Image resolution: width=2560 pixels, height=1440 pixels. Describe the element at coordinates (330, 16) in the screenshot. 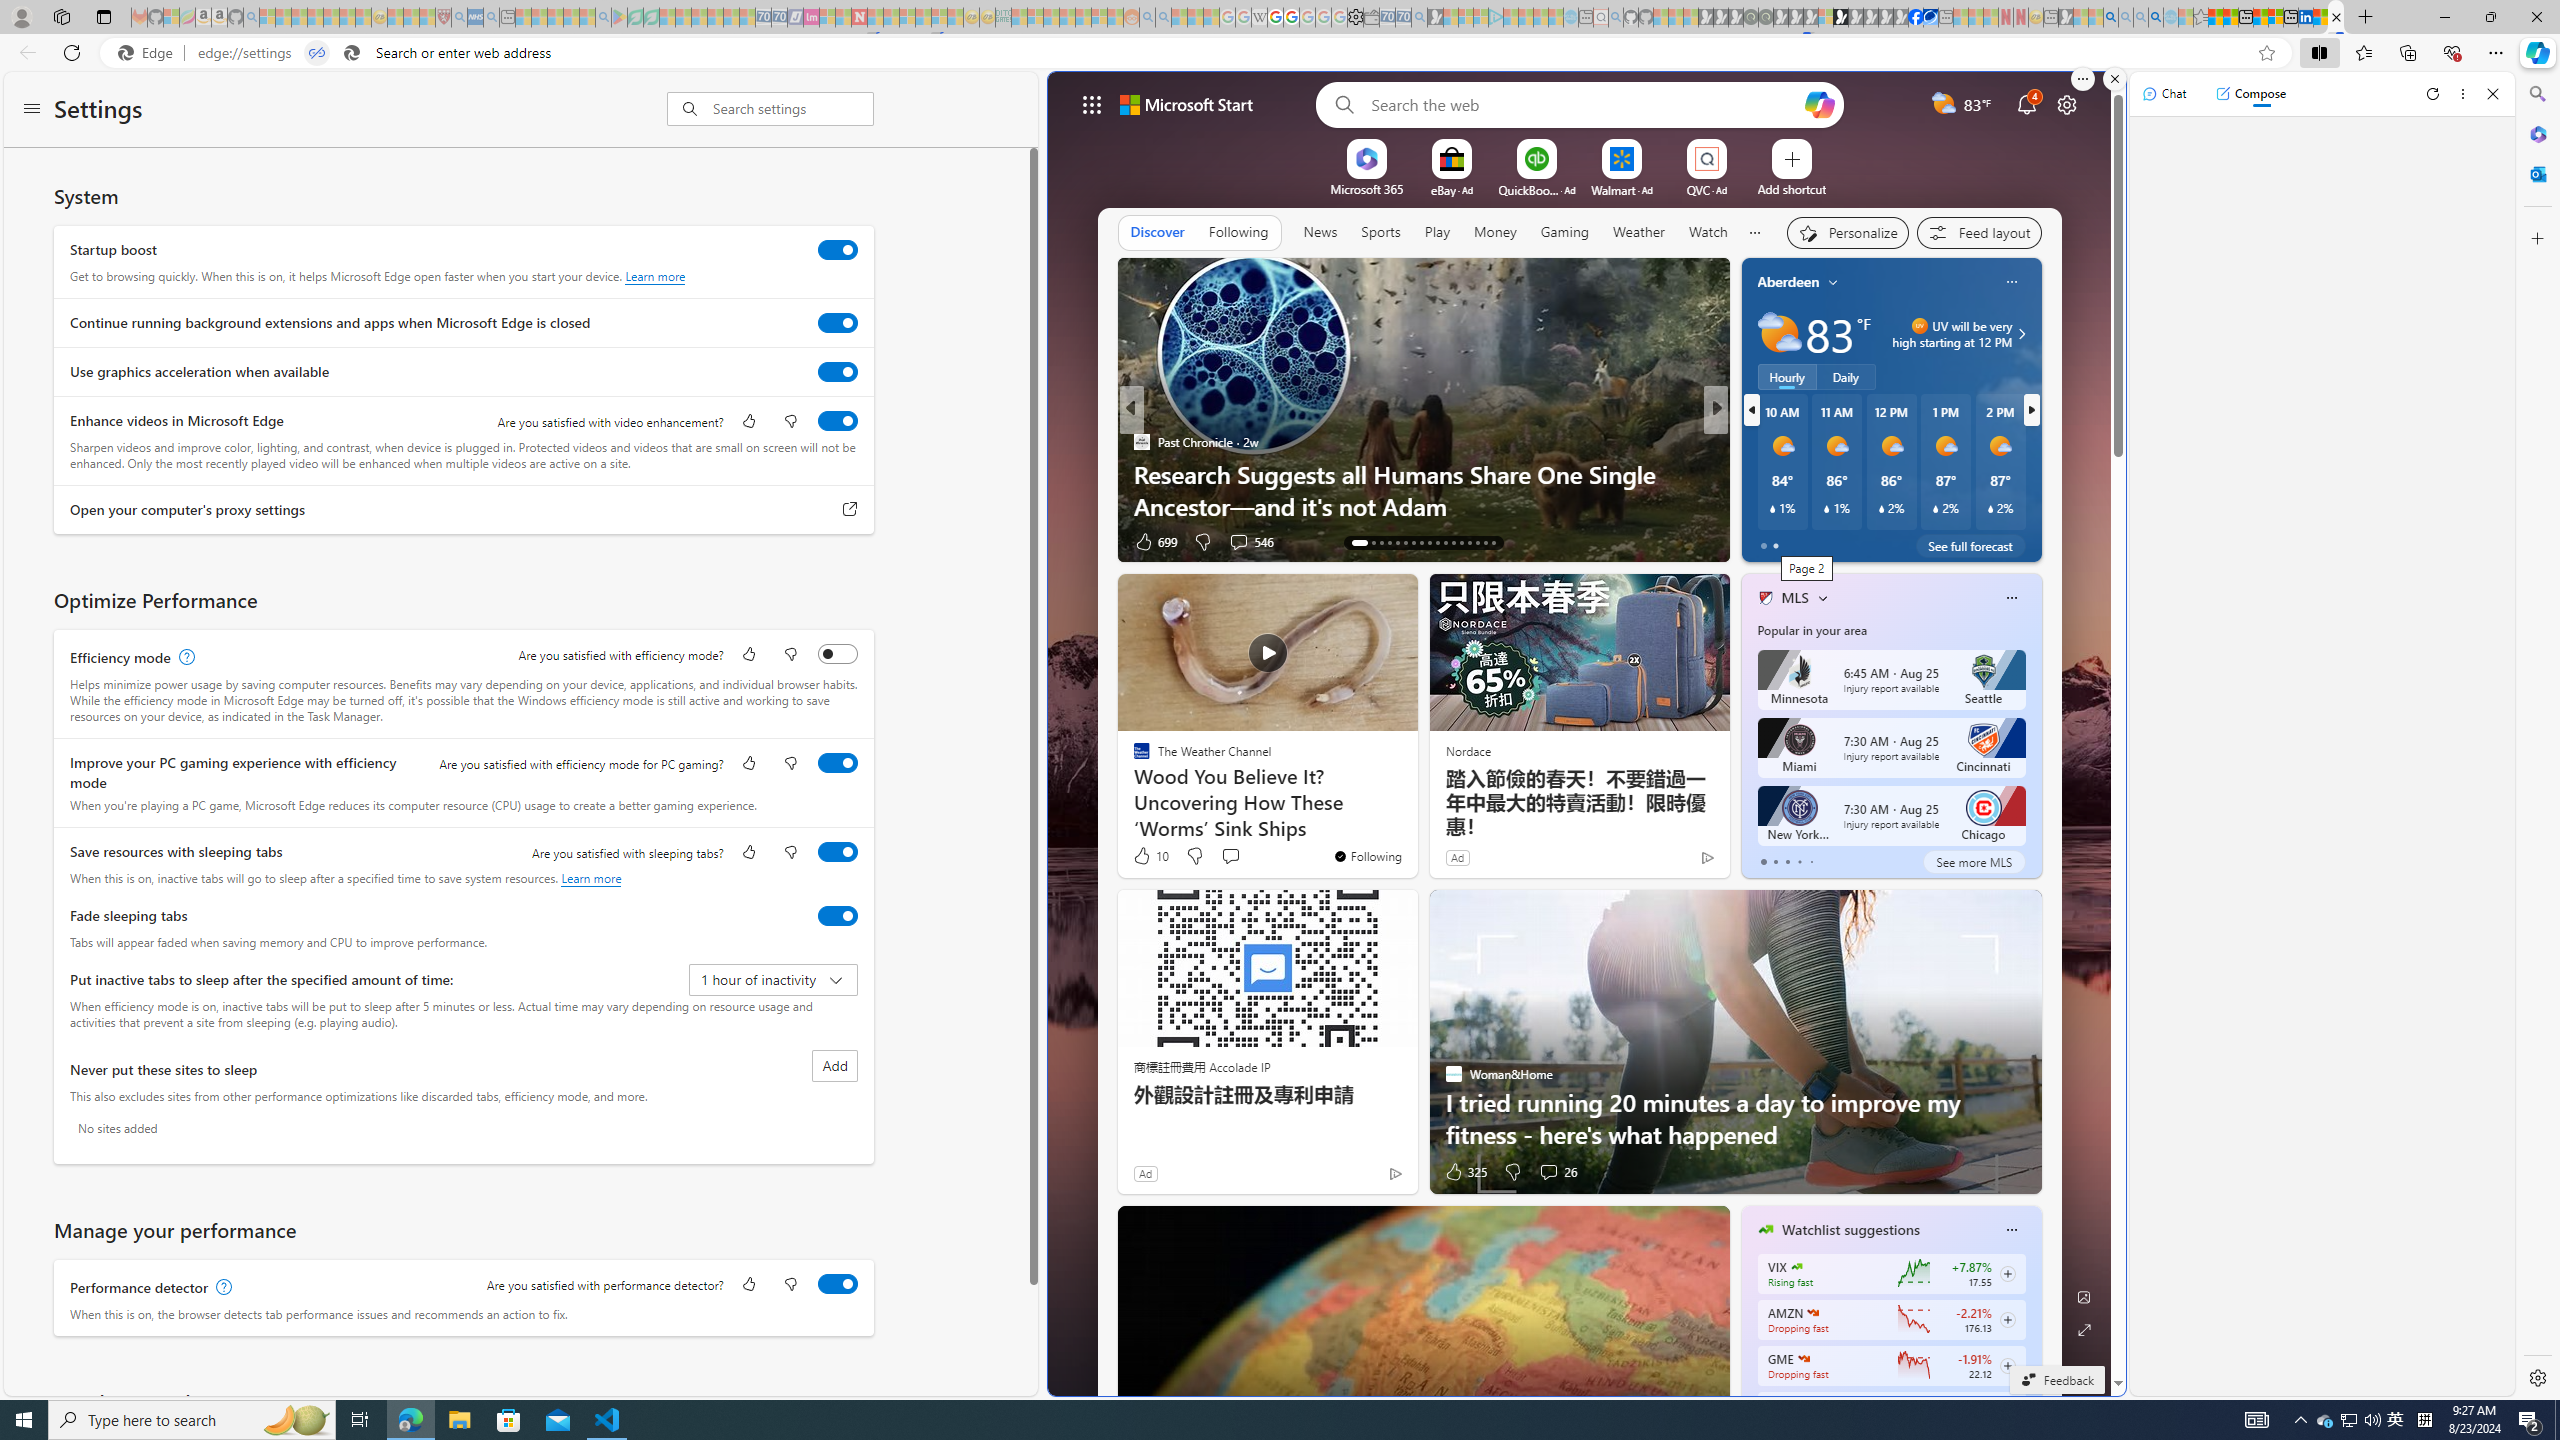

I see `'New Report Confirms 2023 Was Record Hot | Watch - Sleeping'` at that location.